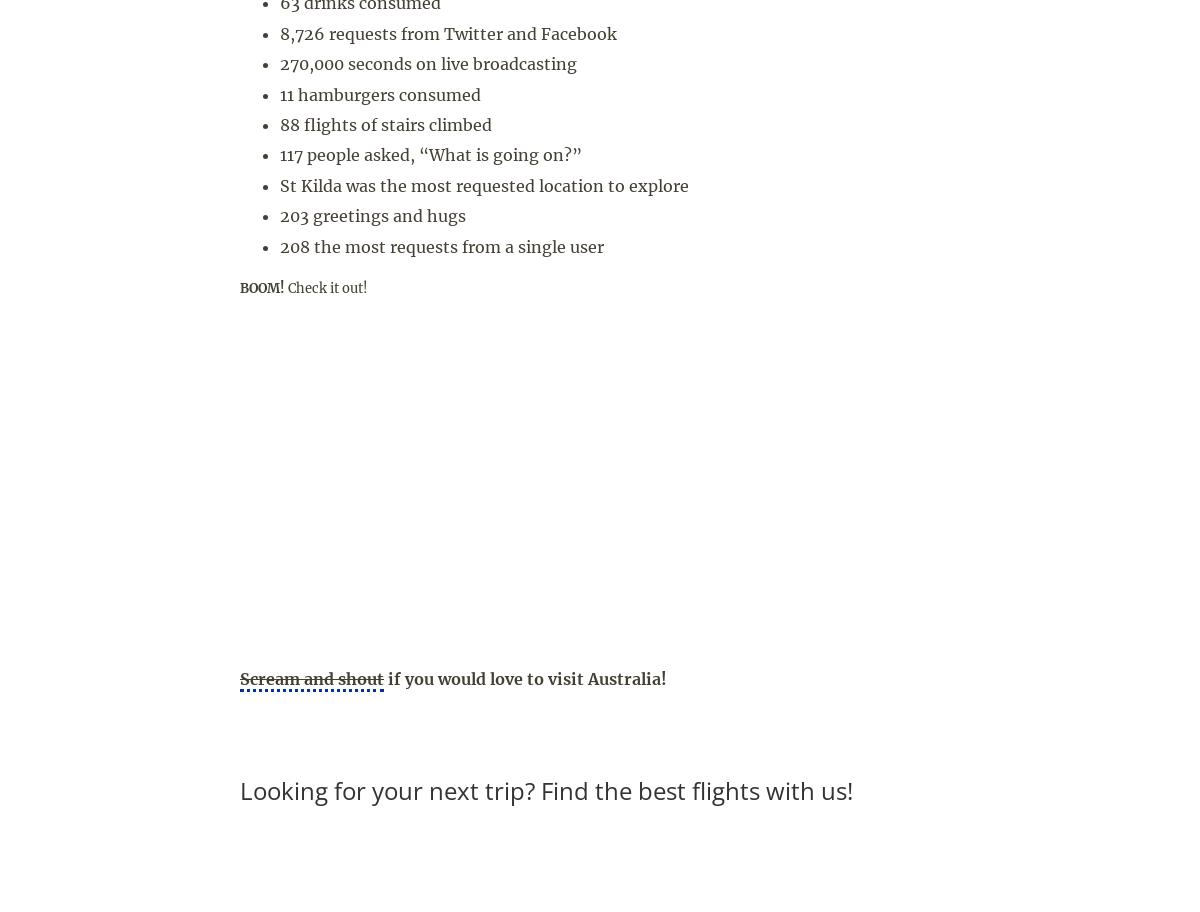 This screenshot has width=1200, height=912. I want to click on '208 the most requests from a single user', so click(441, 245).